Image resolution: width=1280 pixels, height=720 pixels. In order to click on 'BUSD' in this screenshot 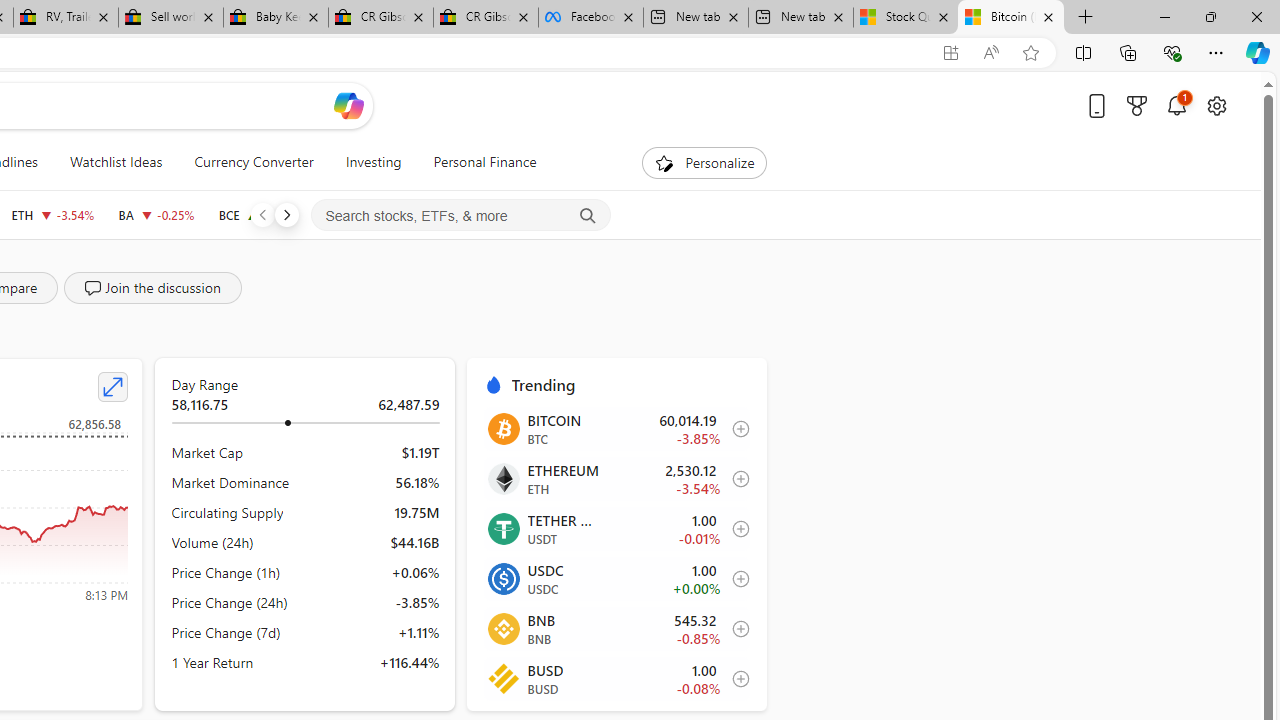, I will do `click(503, 677)`.